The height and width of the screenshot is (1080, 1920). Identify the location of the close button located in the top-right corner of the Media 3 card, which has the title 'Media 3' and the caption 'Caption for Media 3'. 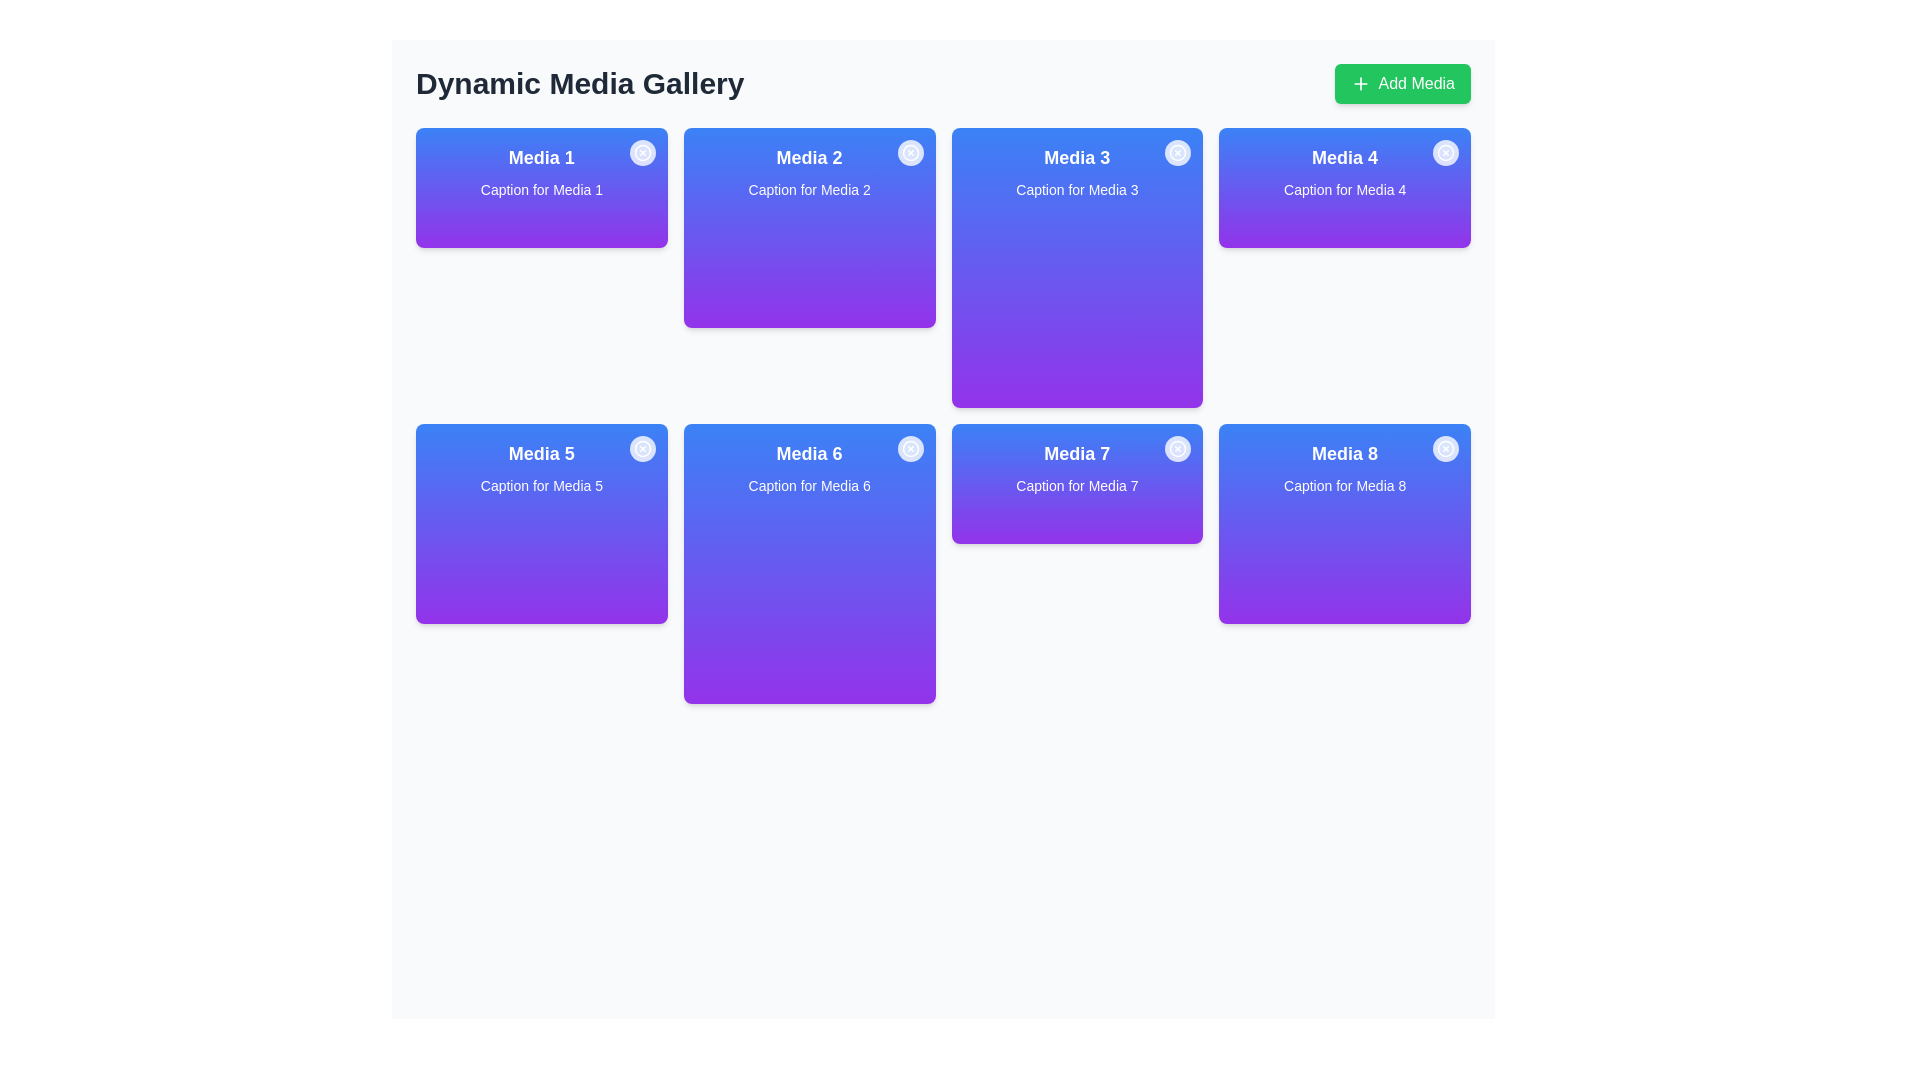
(1178, 153).